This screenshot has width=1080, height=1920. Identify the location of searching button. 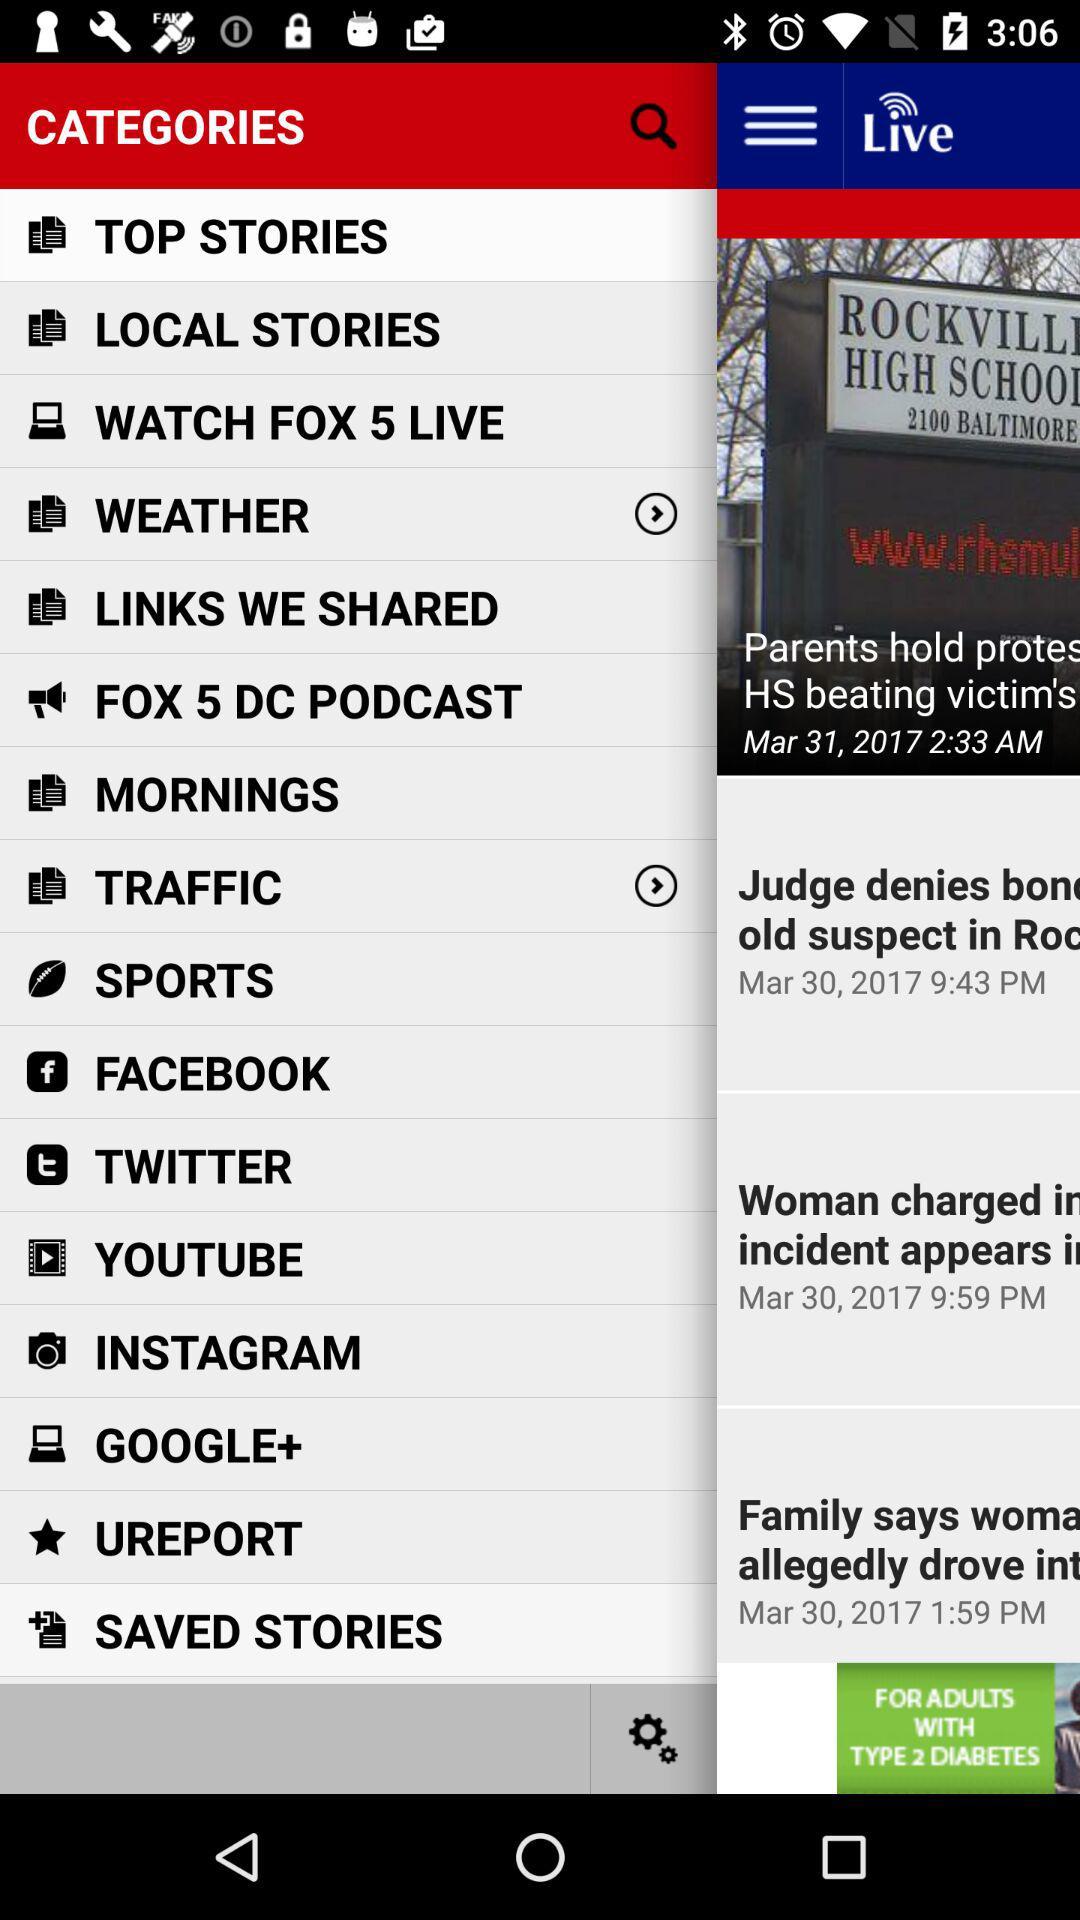
(654, 124).